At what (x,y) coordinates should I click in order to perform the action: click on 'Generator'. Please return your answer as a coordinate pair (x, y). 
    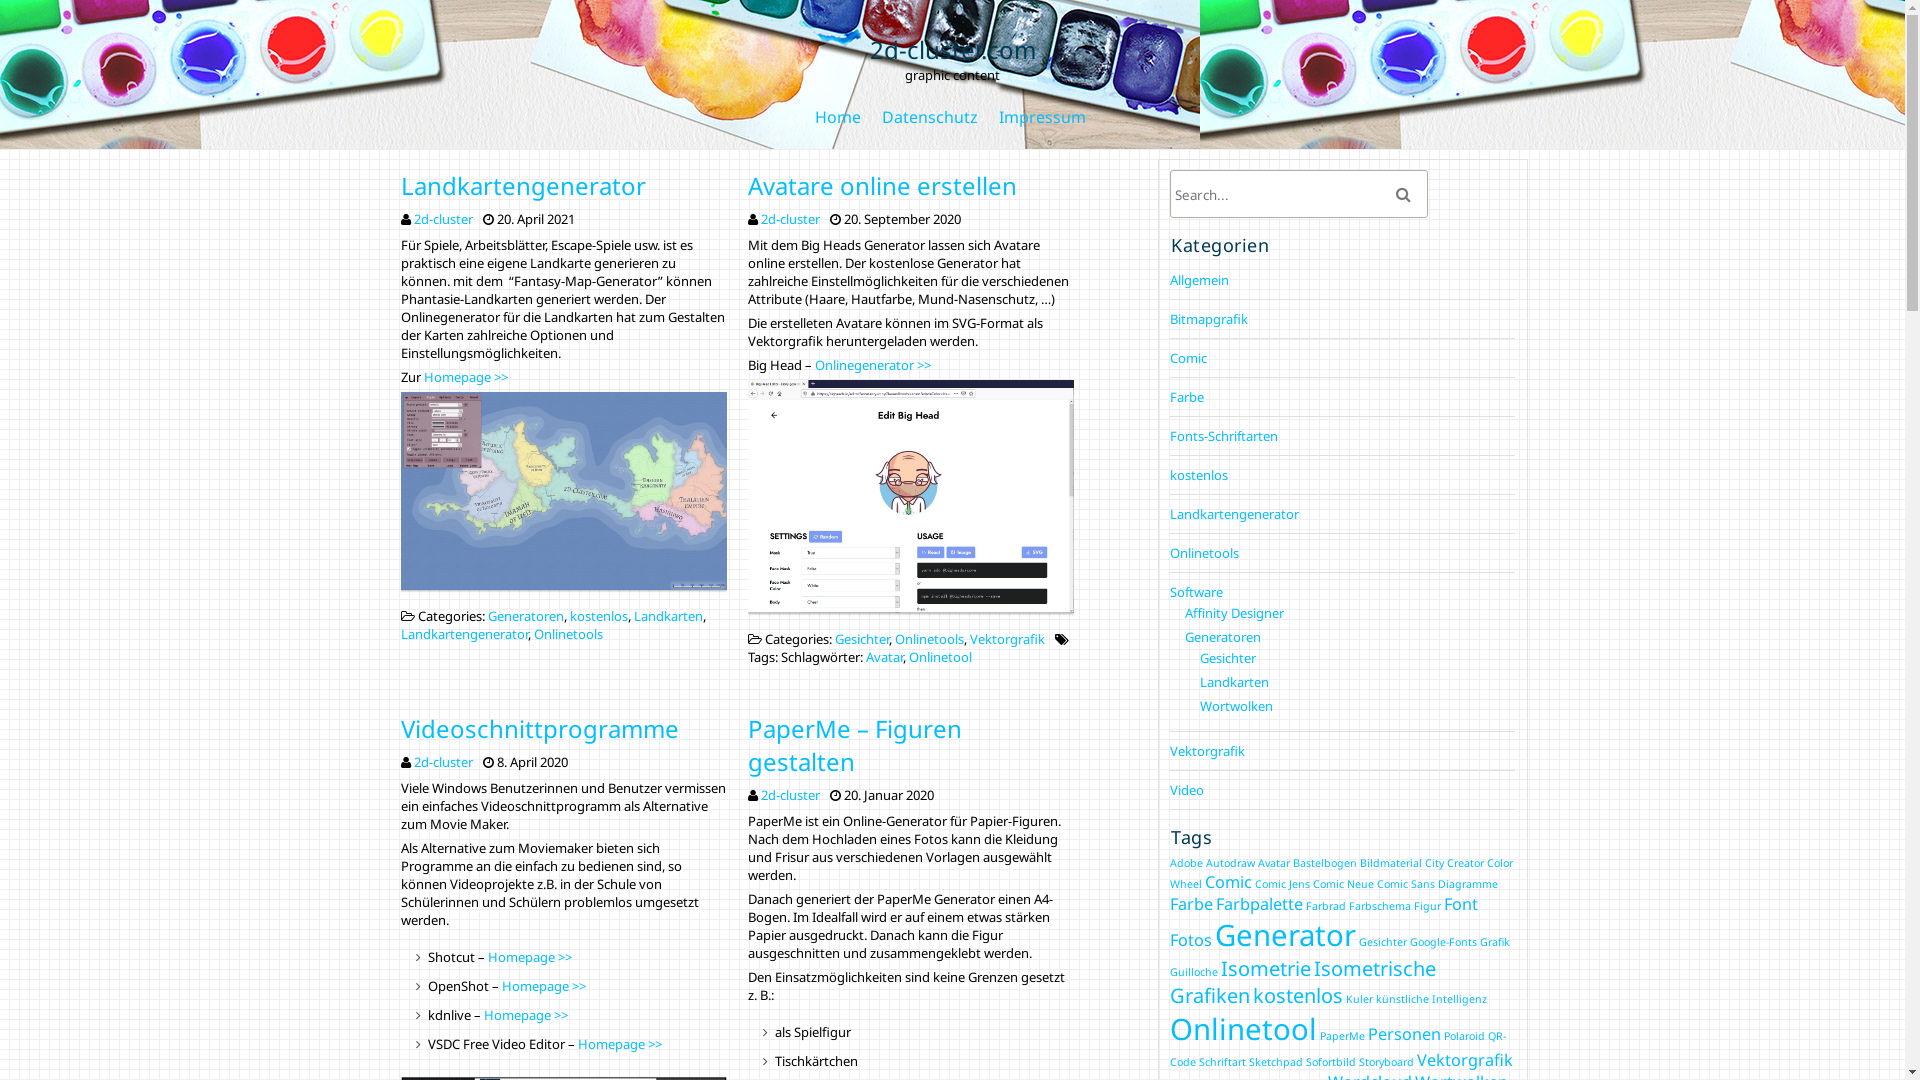
    Looking at the image, I should click on (1285, 934).